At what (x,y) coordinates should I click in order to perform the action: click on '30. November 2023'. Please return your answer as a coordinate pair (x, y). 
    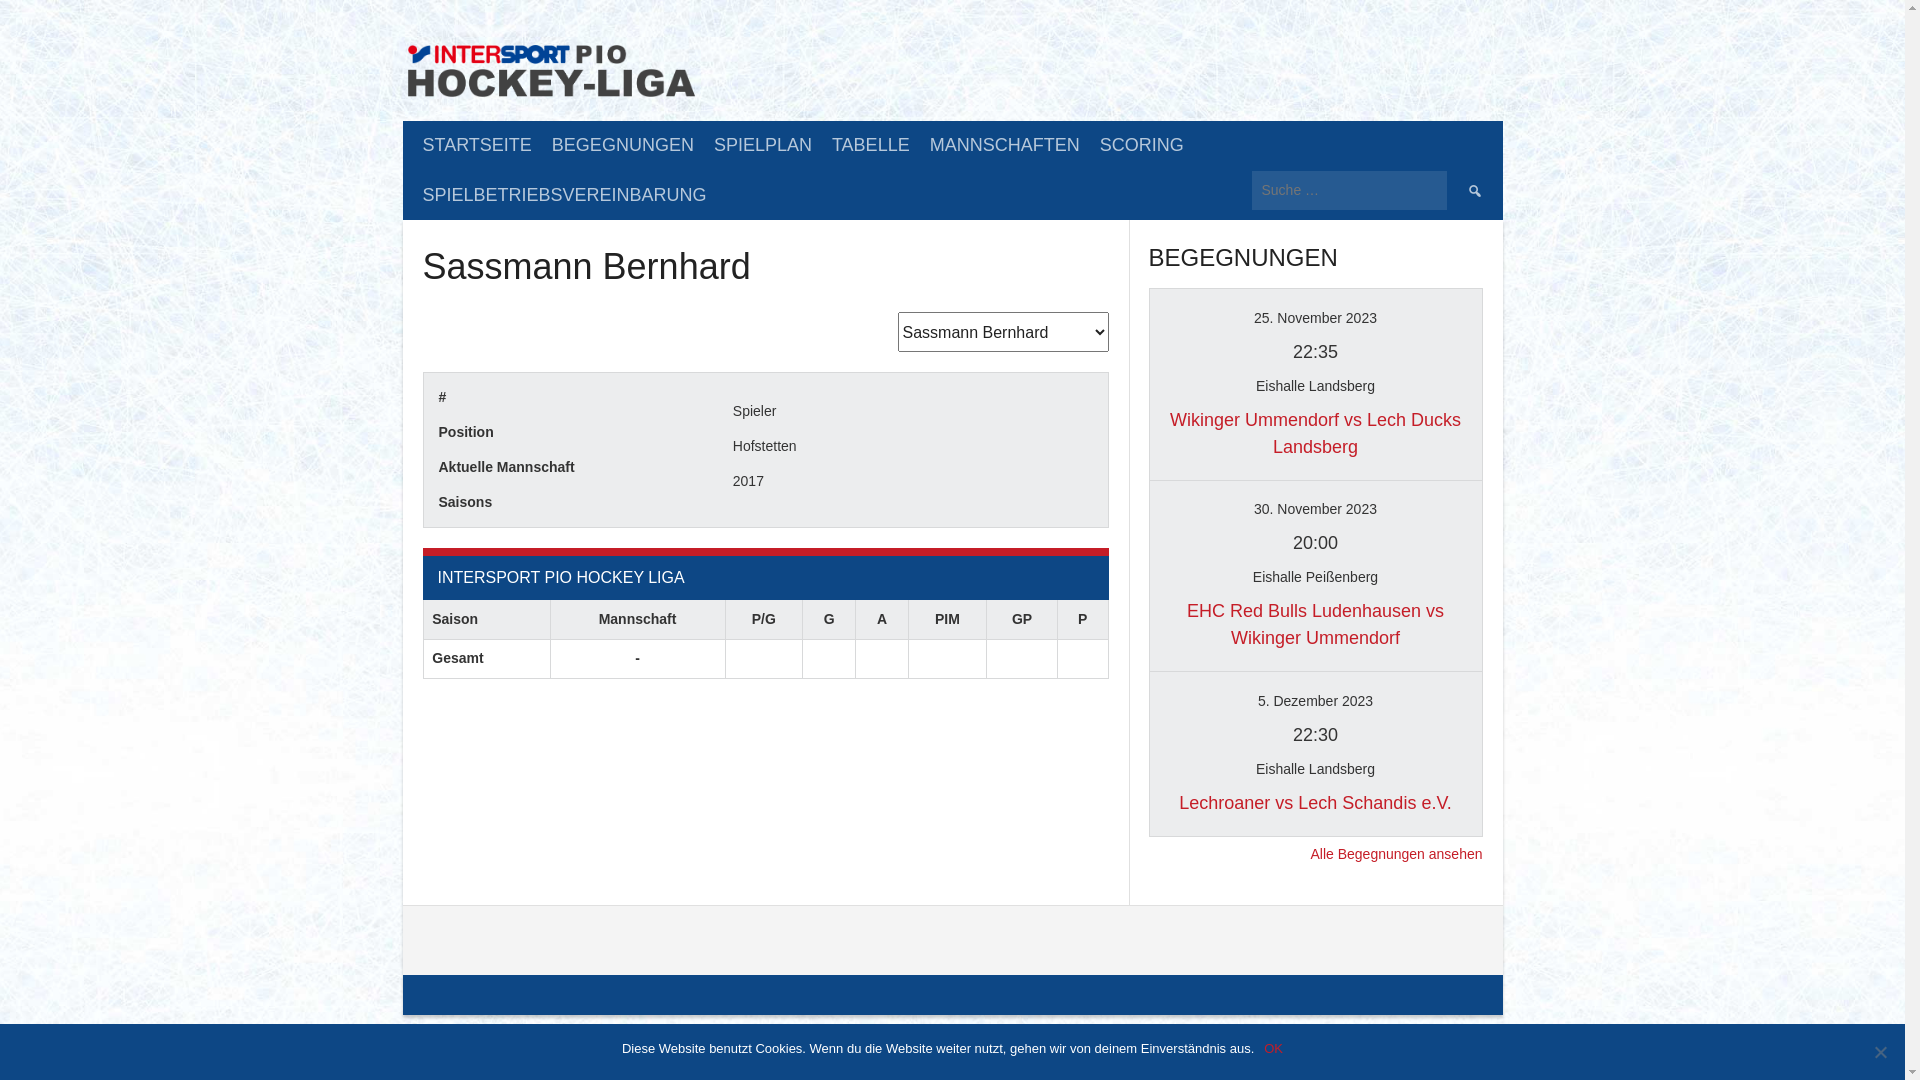
    Looking at the image, I should click on (1315, 508).